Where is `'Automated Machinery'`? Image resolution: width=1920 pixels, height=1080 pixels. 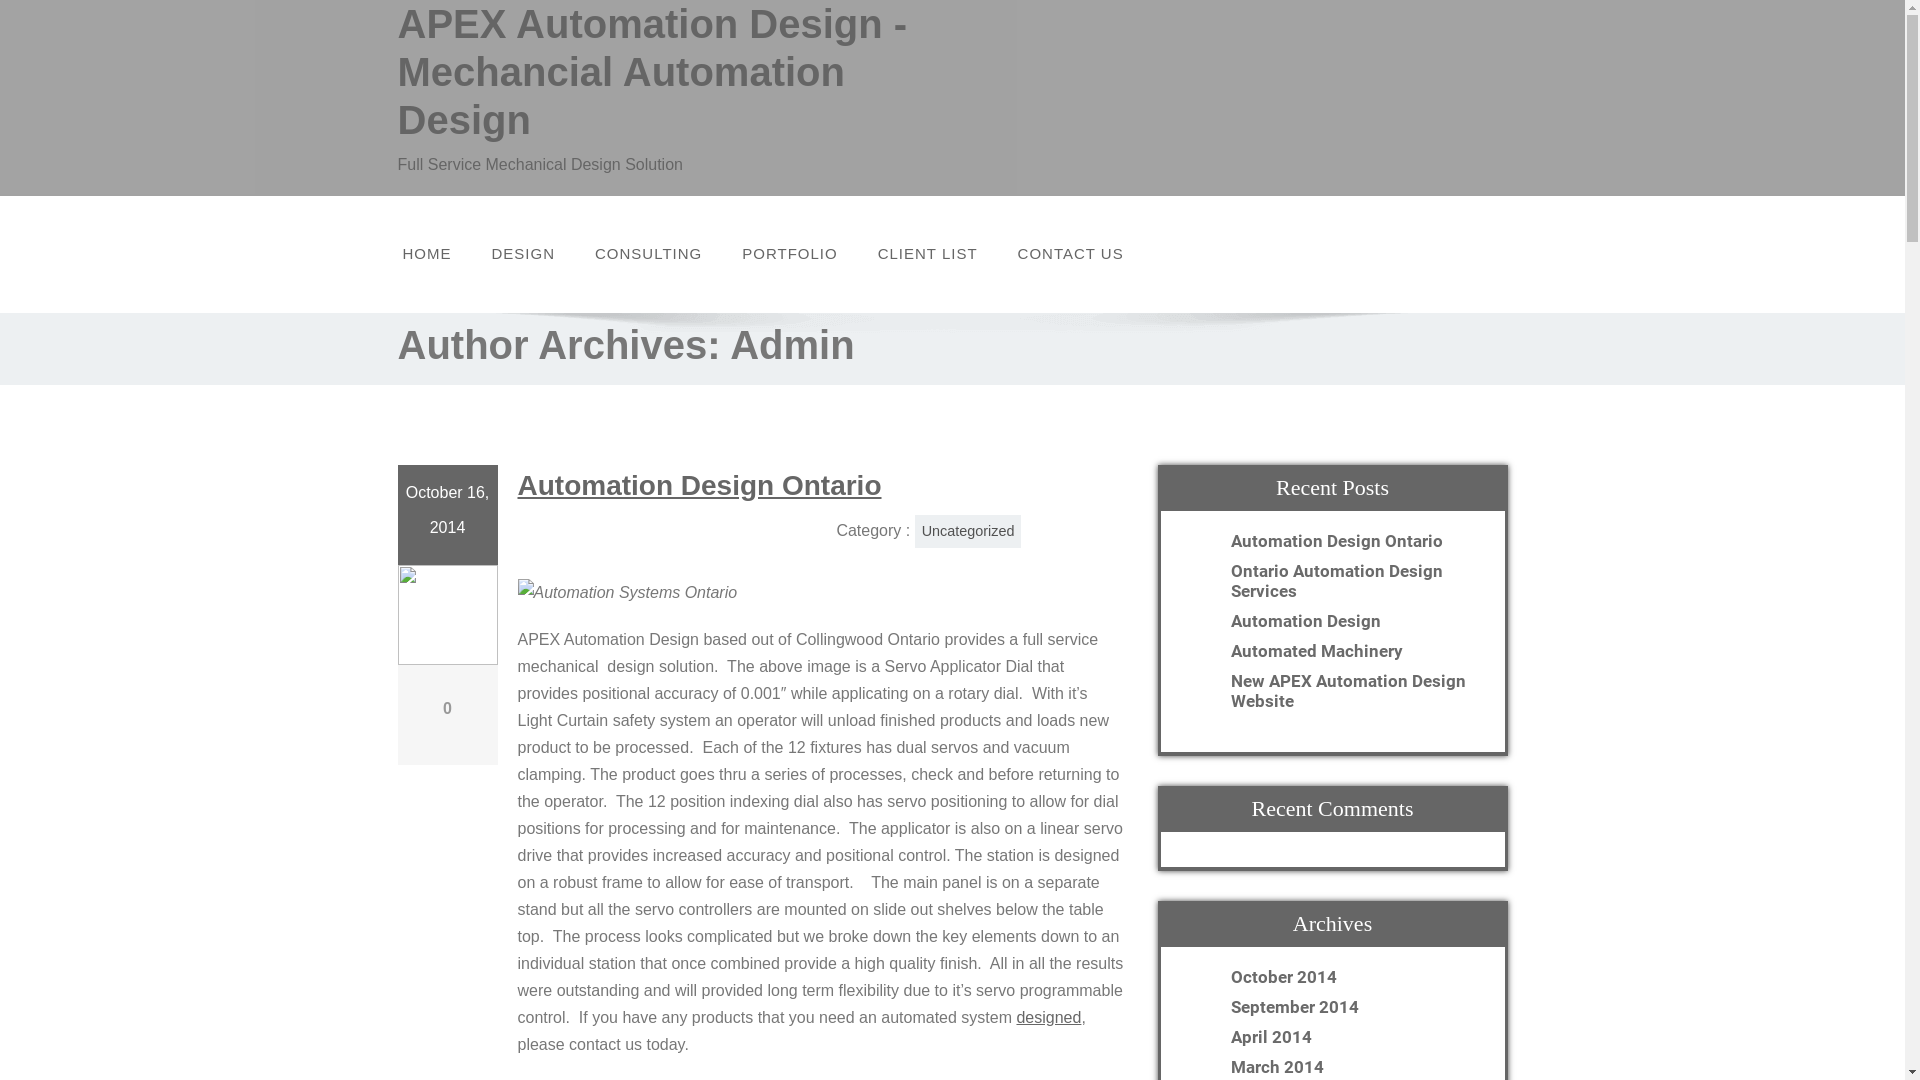 'Automated Machinery' is located at coordinates (1352, 650).